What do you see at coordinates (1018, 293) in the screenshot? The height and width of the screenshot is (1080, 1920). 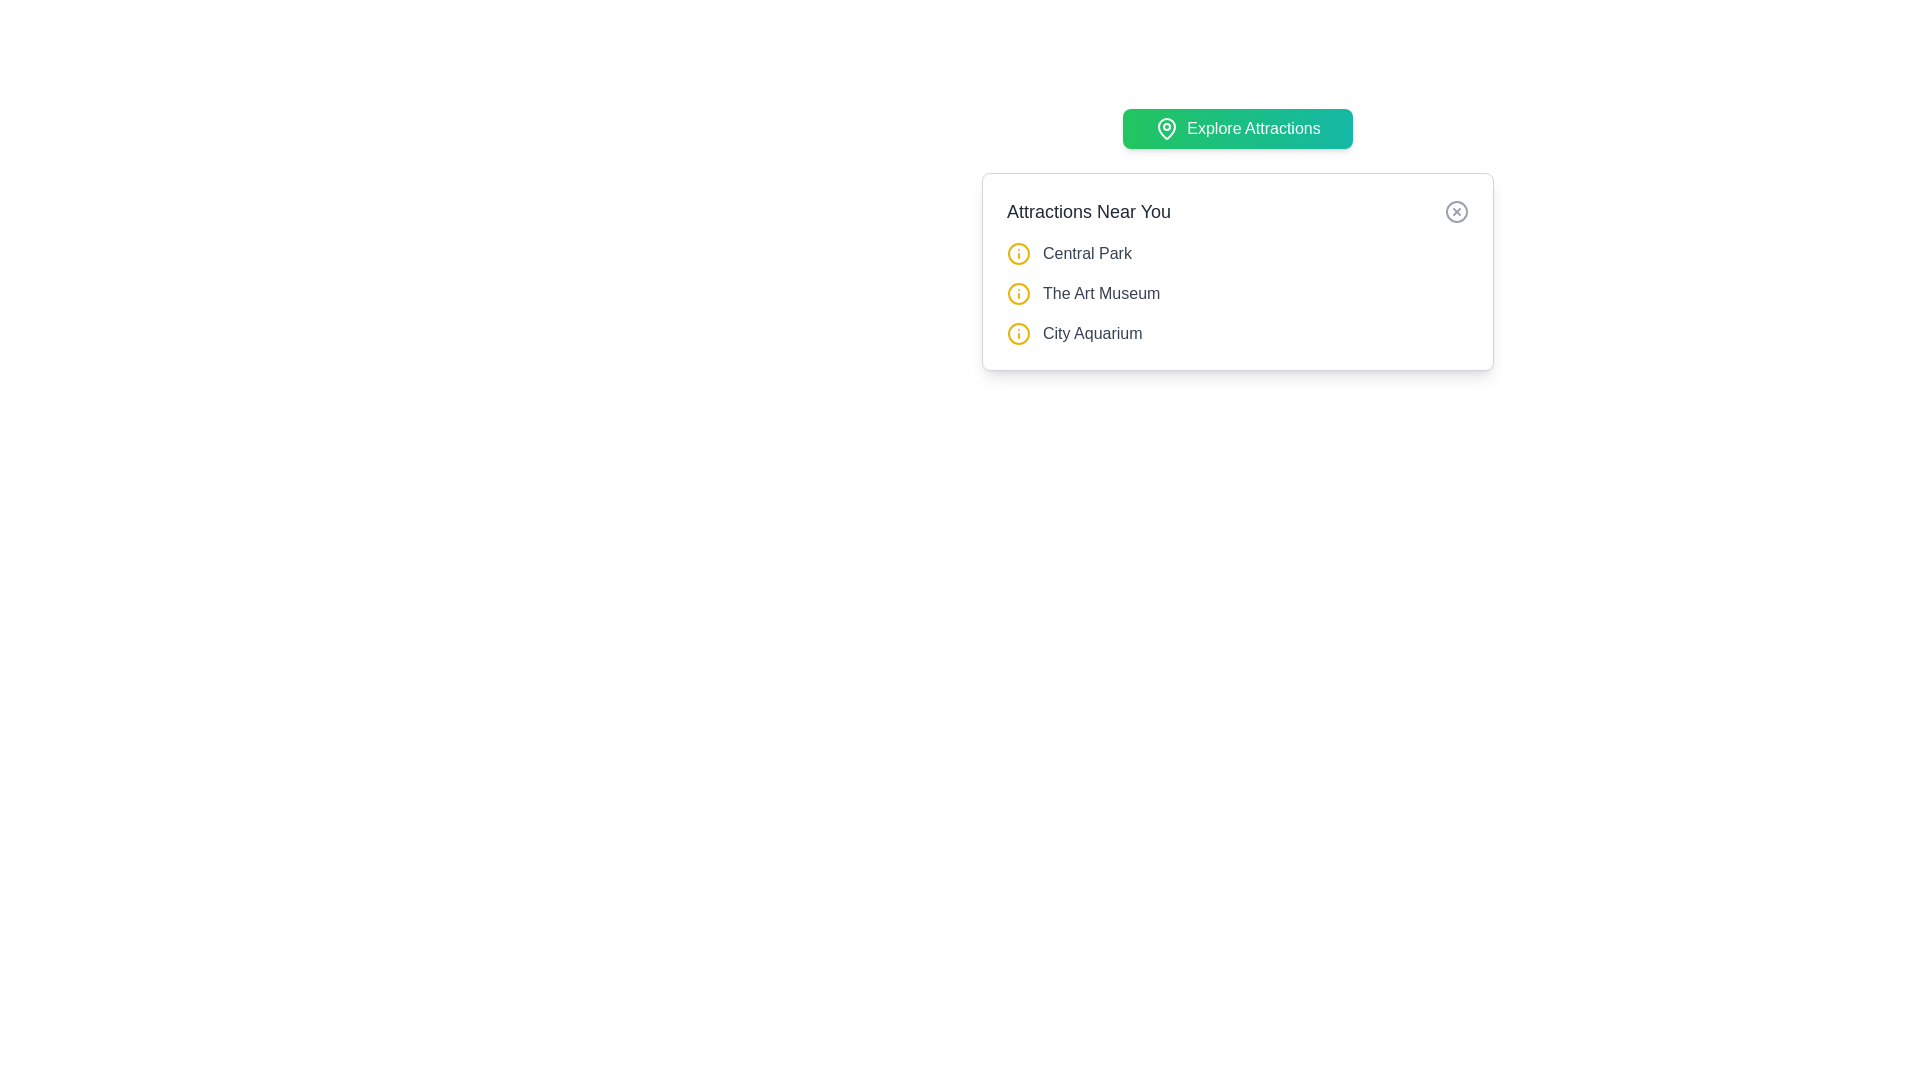 I see `the informational icon for 'The Art Museum', located to the left of the text label in a horizontal list` at bounding box center [1018, 293].